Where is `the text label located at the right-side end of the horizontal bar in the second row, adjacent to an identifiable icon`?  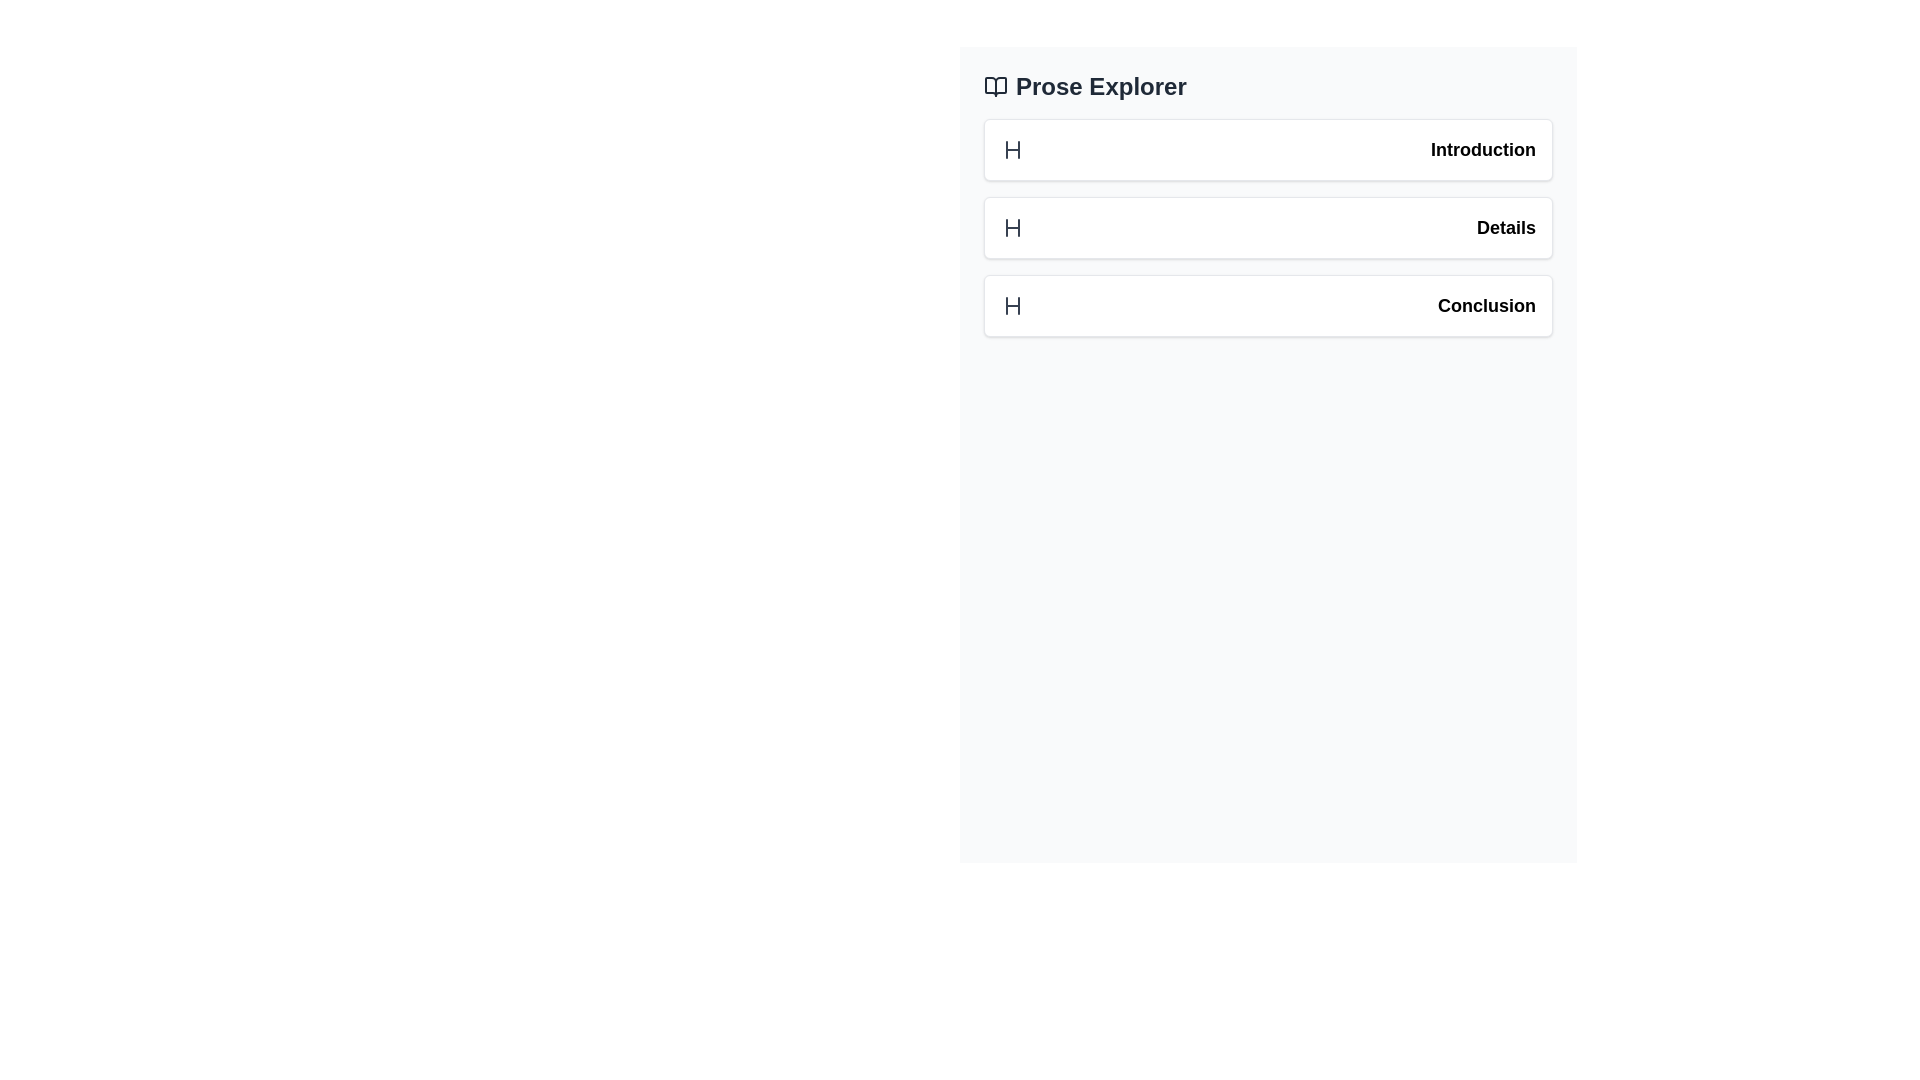 the text label located at the right-side end of the horizontal bar in the second row, adjacent to an identifiable icon is located at coordinates (1506, 226).